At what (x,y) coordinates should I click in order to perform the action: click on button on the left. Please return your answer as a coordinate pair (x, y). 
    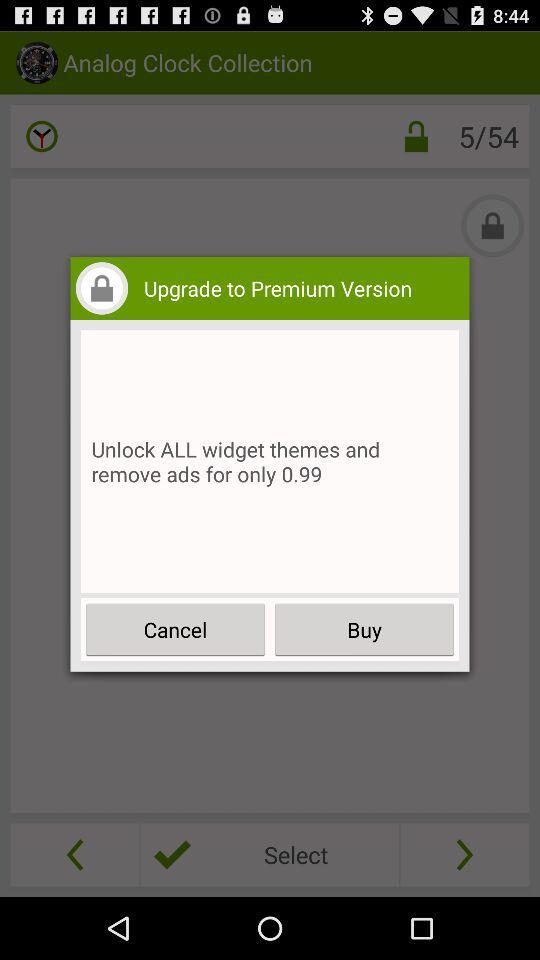
    Looking at the image, I should click on (175, 628).